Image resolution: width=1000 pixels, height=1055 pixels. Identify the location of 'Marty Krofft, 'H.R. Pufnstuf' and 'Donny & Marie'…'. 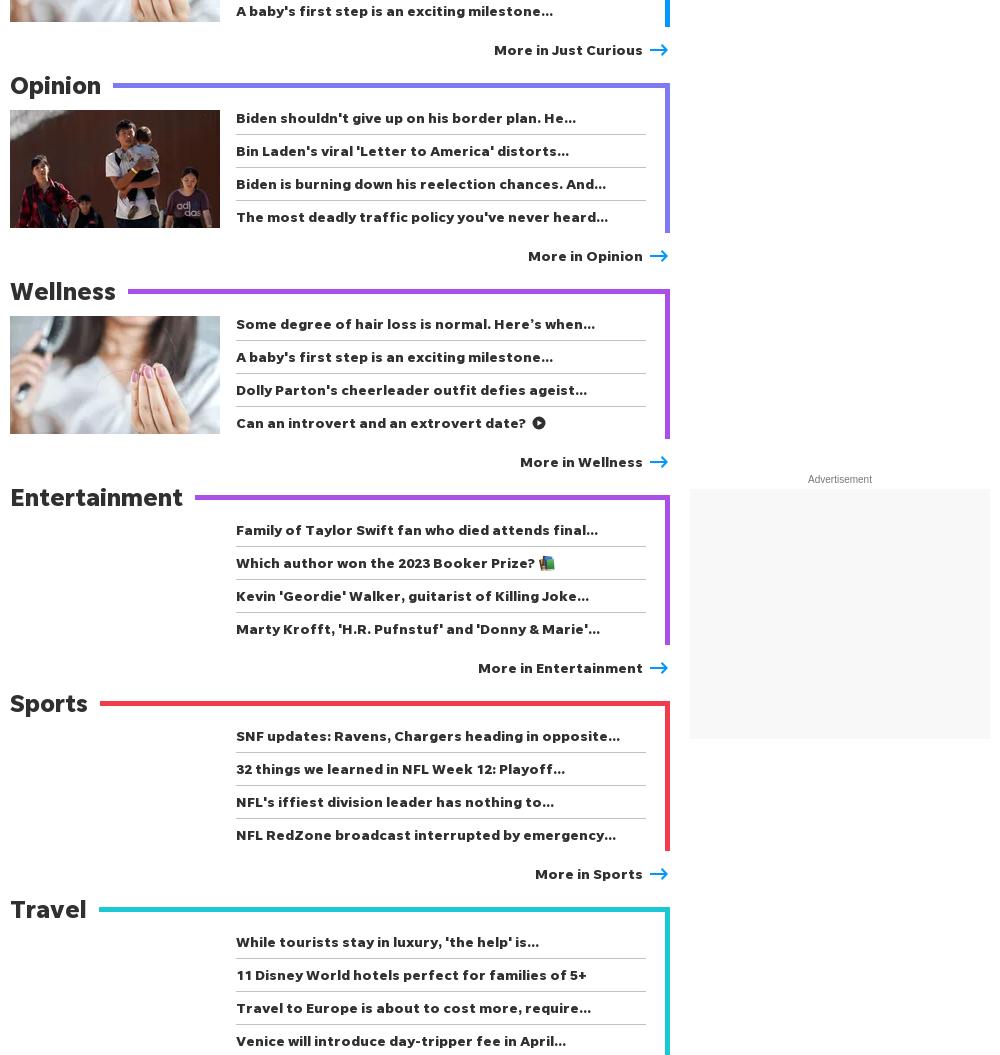
(418, 628).